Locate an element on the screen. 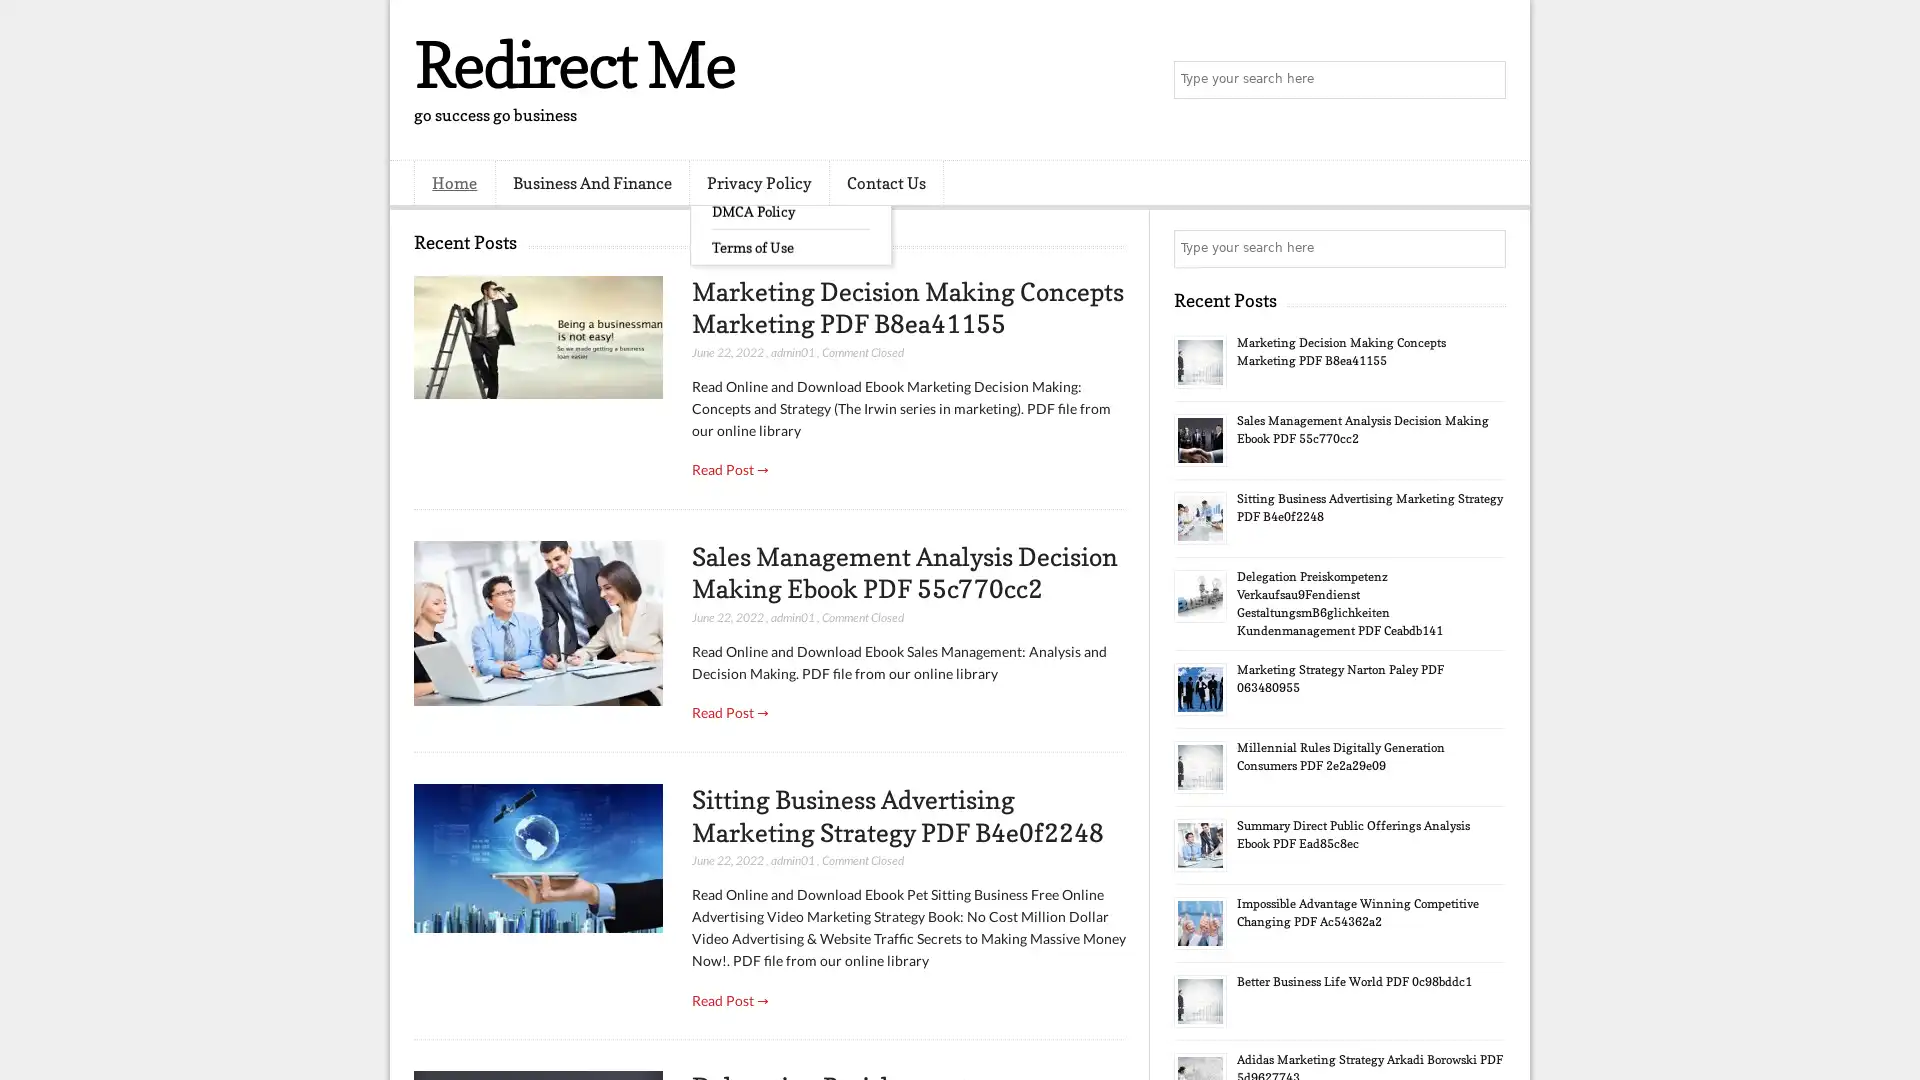 The height and width of the screenshot is (1080, 1920). Search is located at coordinates (1485, 248).